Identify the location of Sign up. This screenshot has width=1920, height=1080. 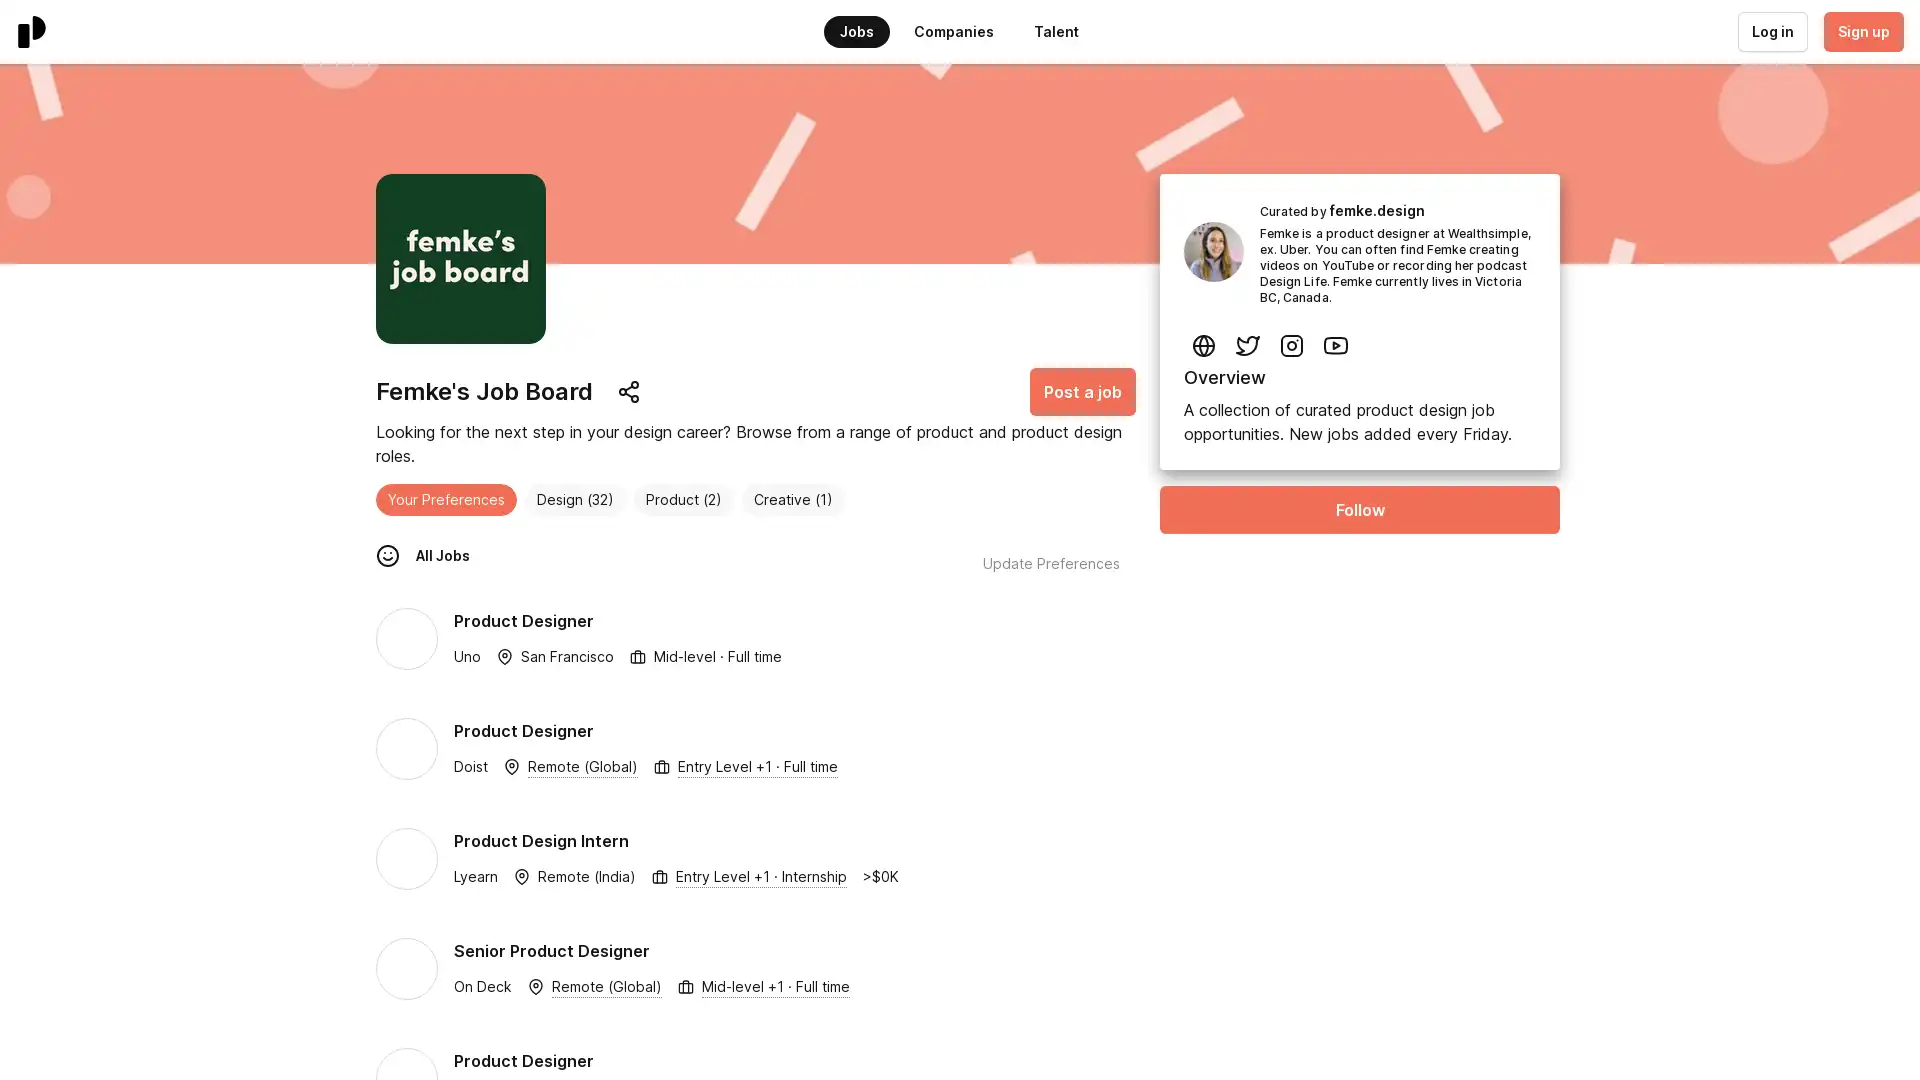
(1861, 31).